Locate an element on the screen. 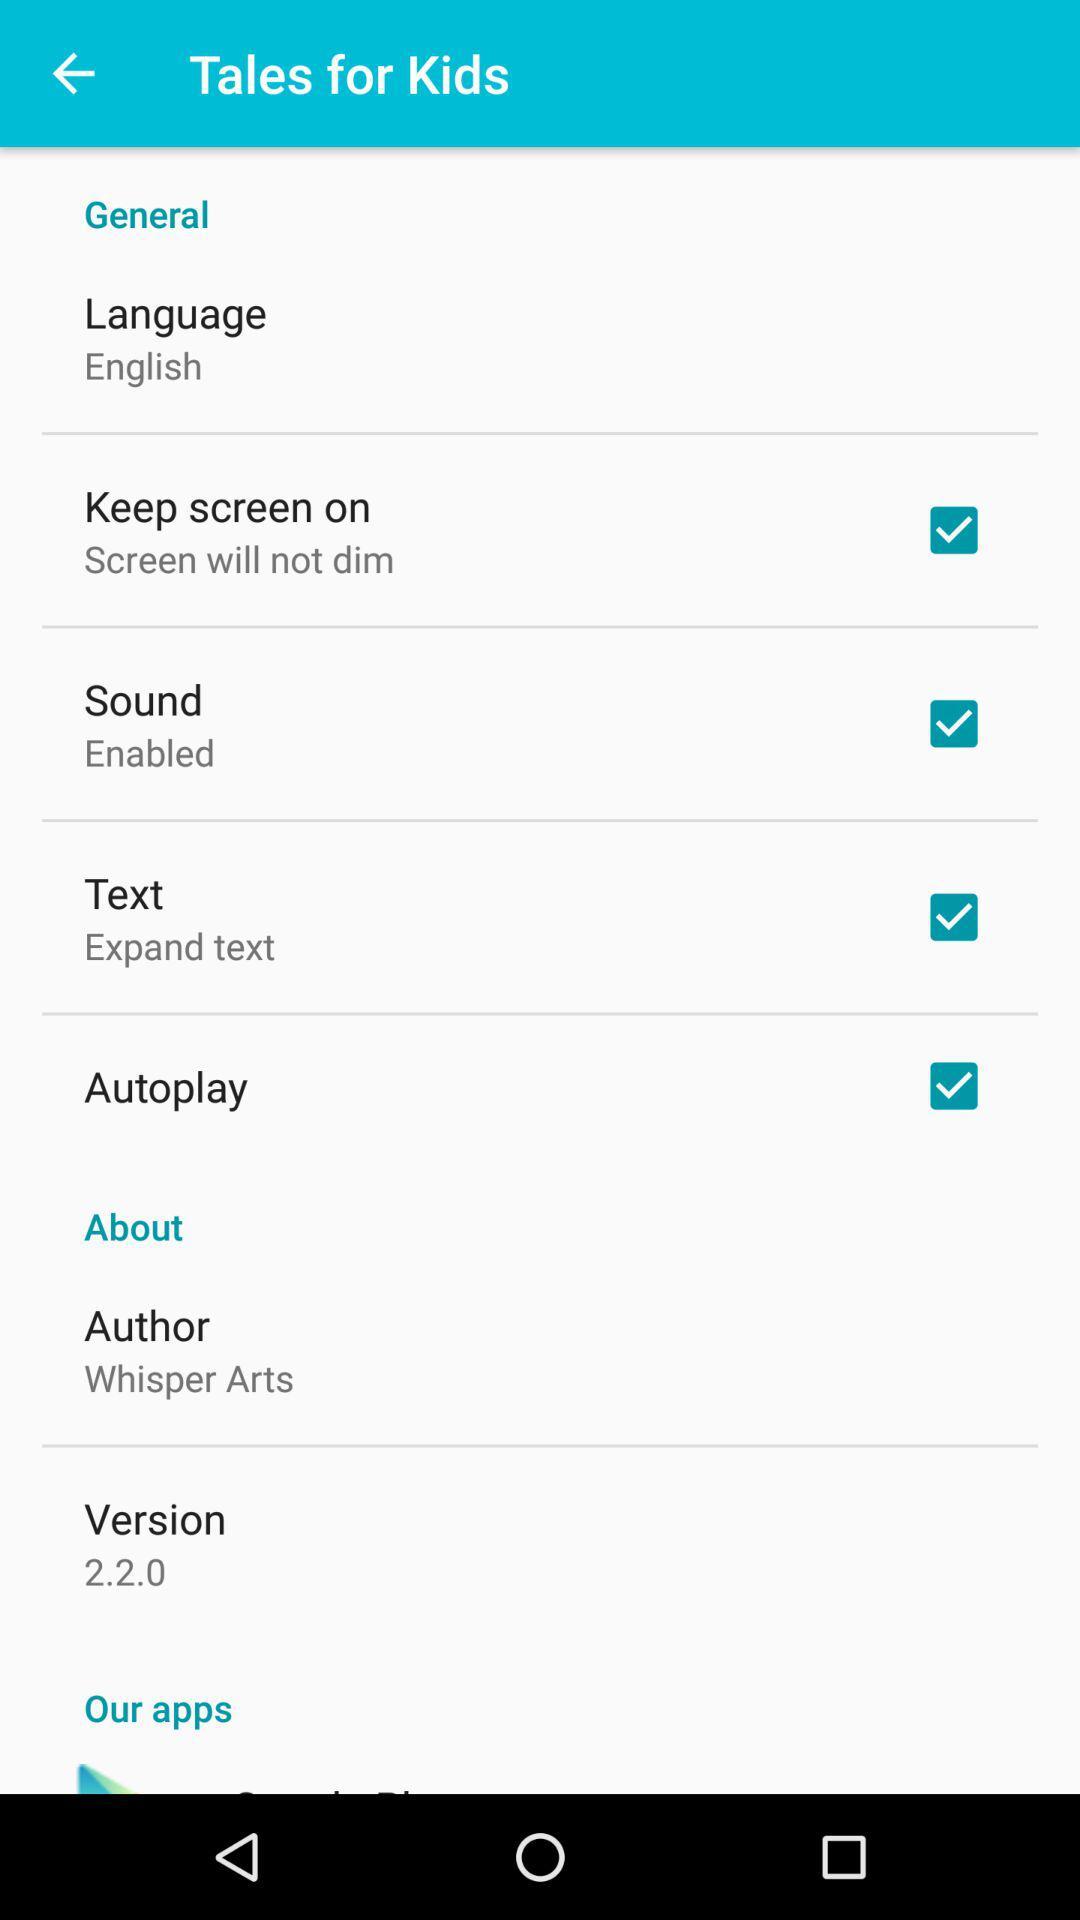 Image resolution: width=1080 pixels, height=1920 pixels. icon next to the google play is located at coordinates (116, 1779).